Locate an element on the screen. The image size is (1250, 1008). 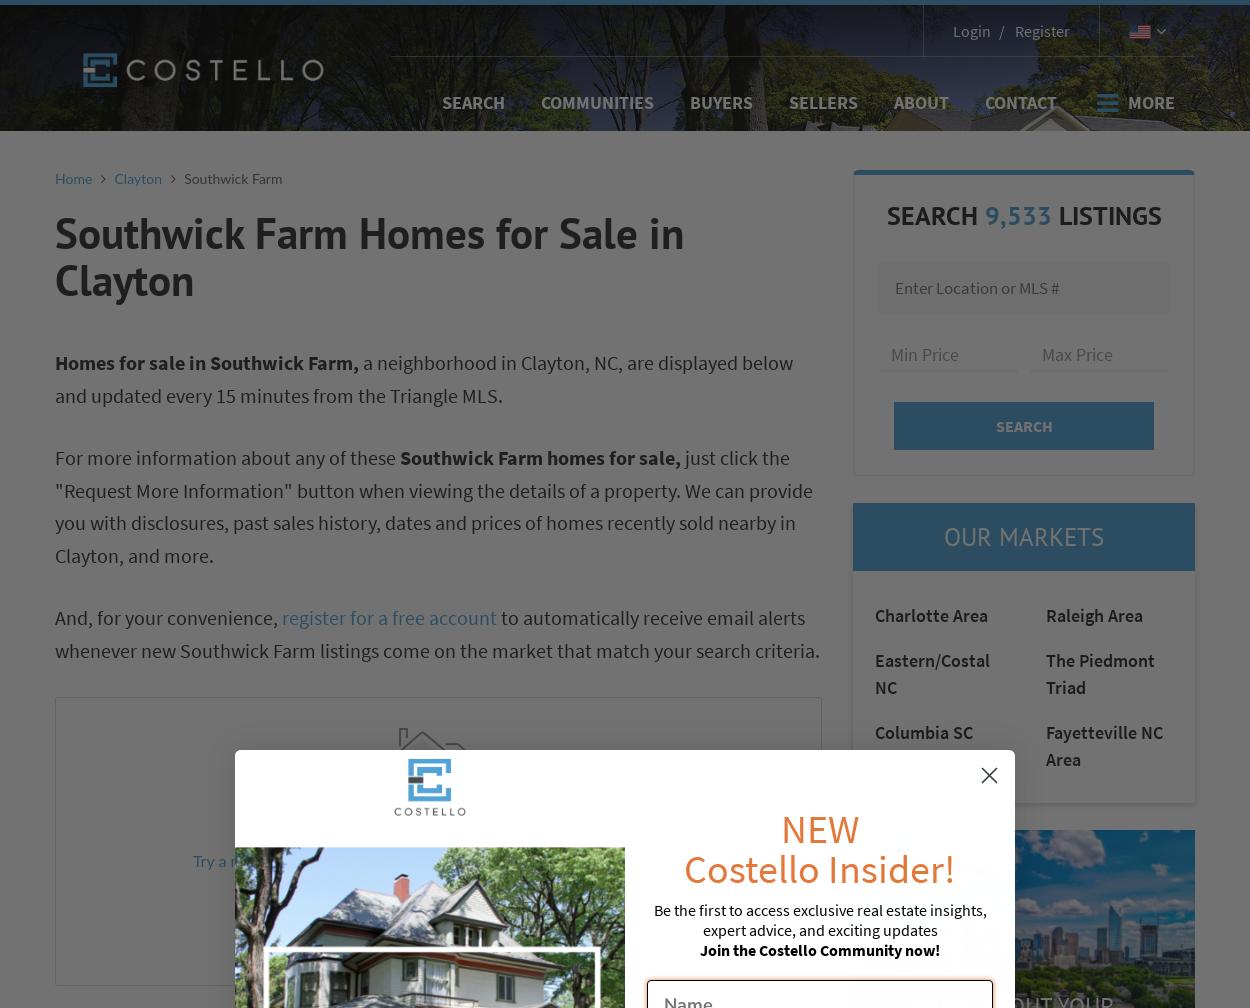
'Contact' is located at coordinates (1021, 101).